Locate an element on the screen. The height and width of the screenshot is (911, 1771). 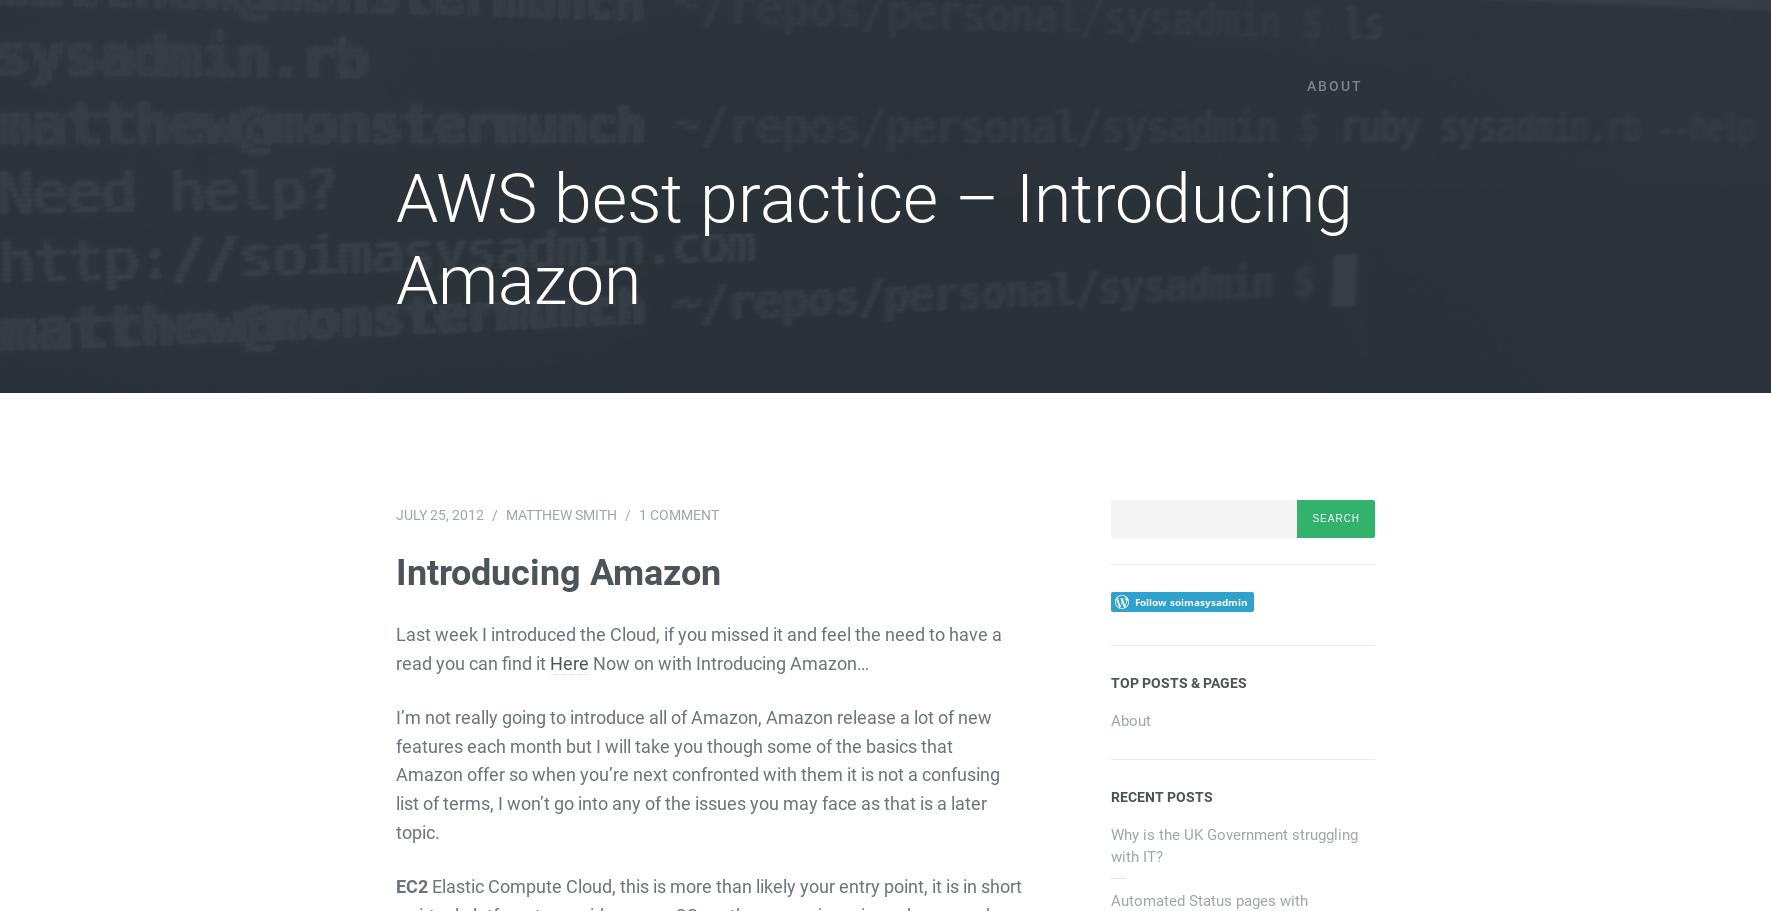
'AWS best practice – Introducing Amazon' is located at coordinates (872, 239).